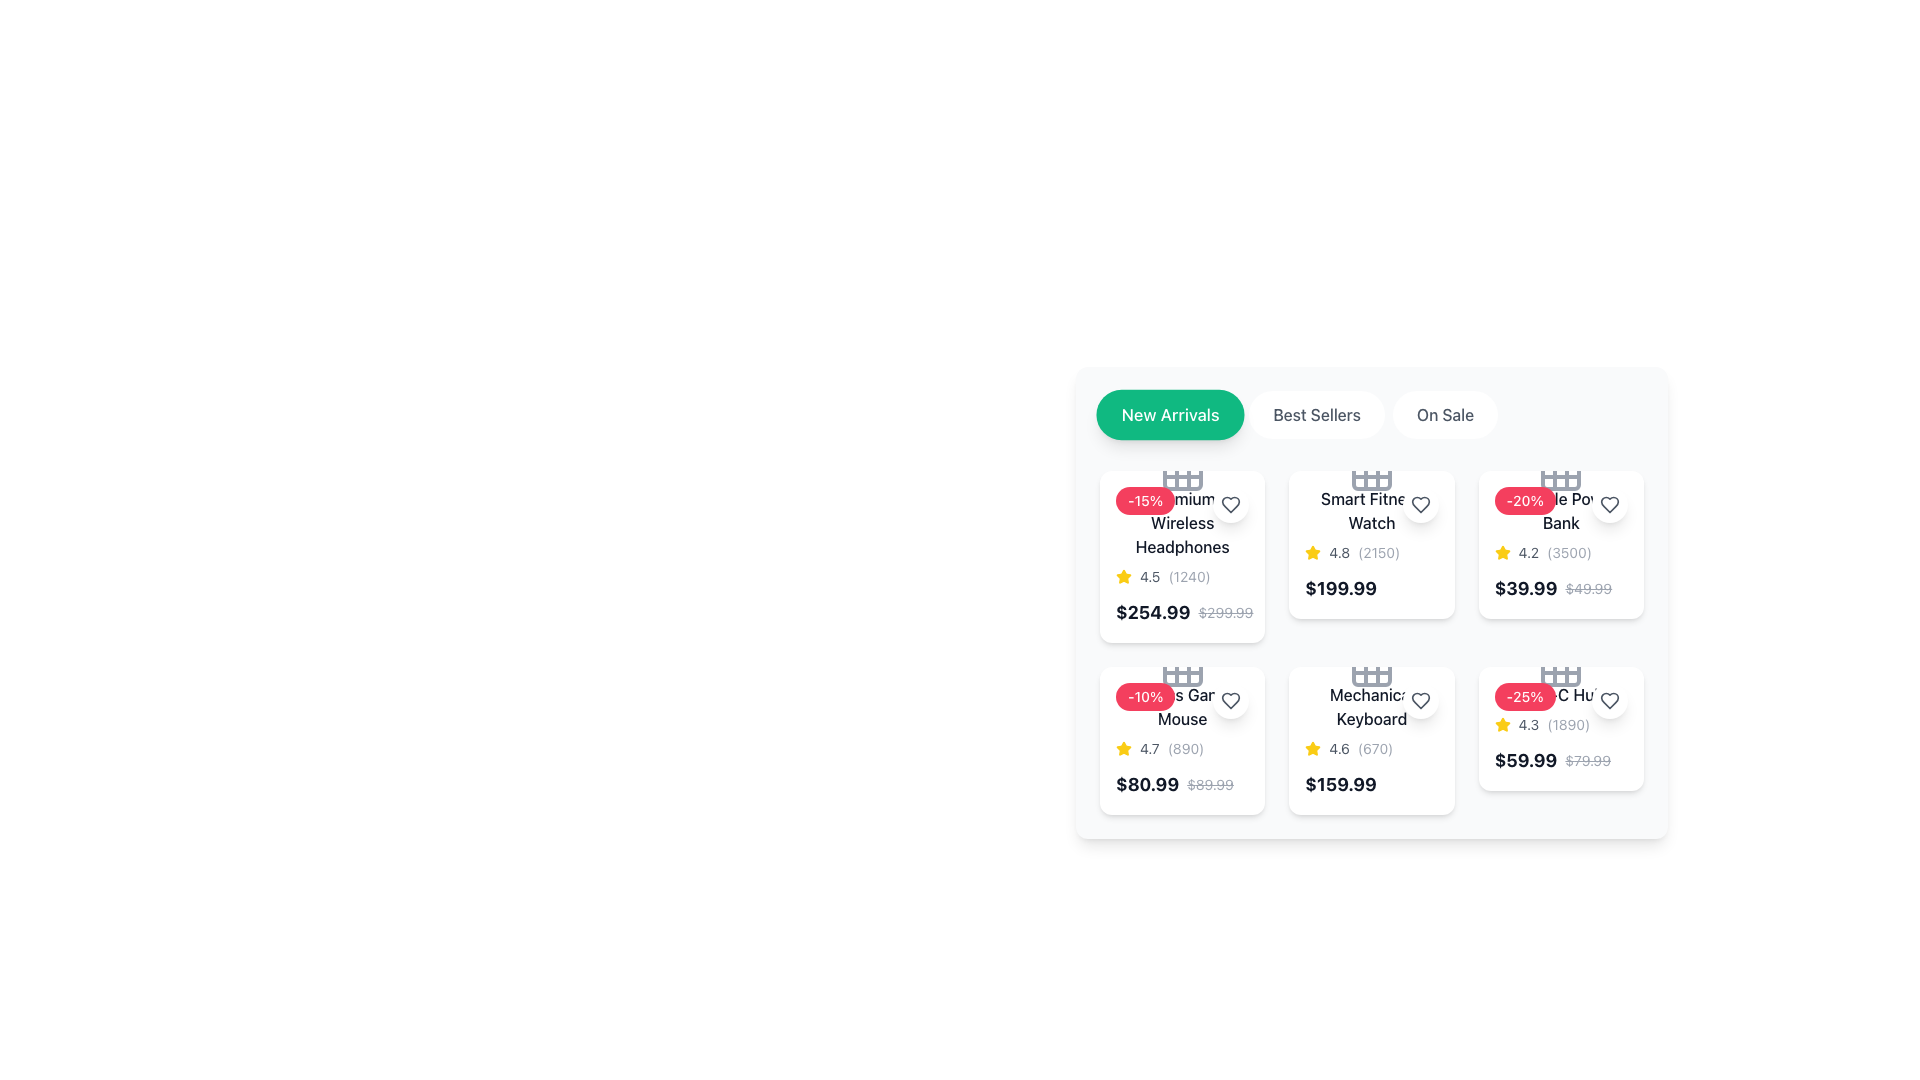 Image resolution: width=1920 pixels, height=1080 pixels. Describe the element at coordinates (1182, 667) in the screenshot. I see `the icon` at that location.